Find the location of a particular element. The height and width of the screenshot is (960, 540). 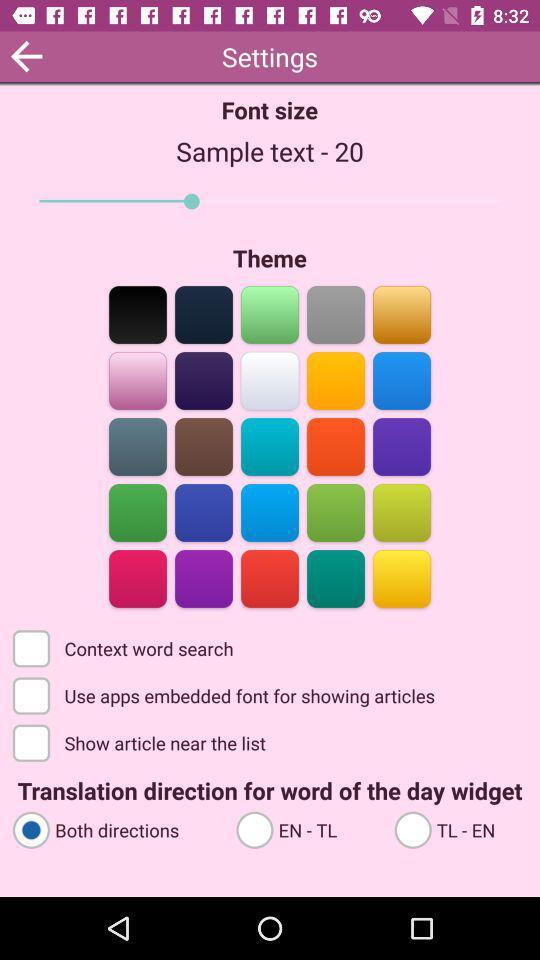

that color as the theme is located at coordinates (137, 577).